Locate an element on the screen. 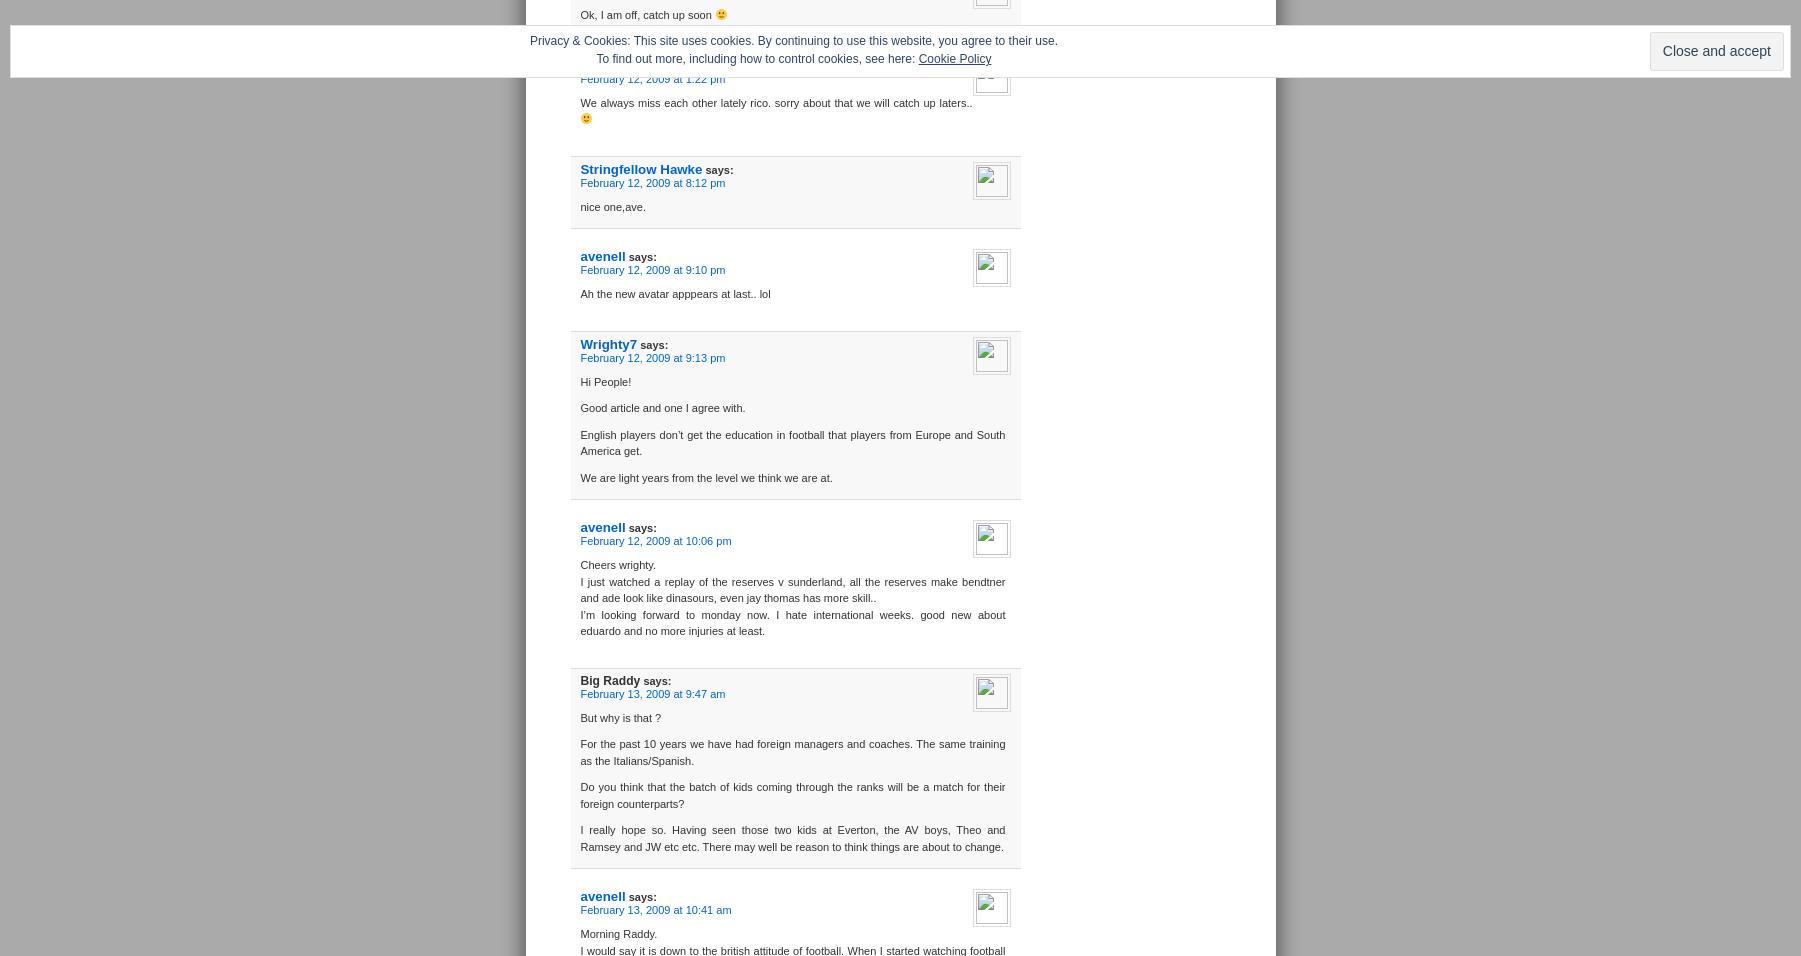 The image size is (1801, 956). 'I’m looking forward to monday now. I hate international weeks. good new about eduardo and no more injuries at least.' is located at coordinates (792, 622).